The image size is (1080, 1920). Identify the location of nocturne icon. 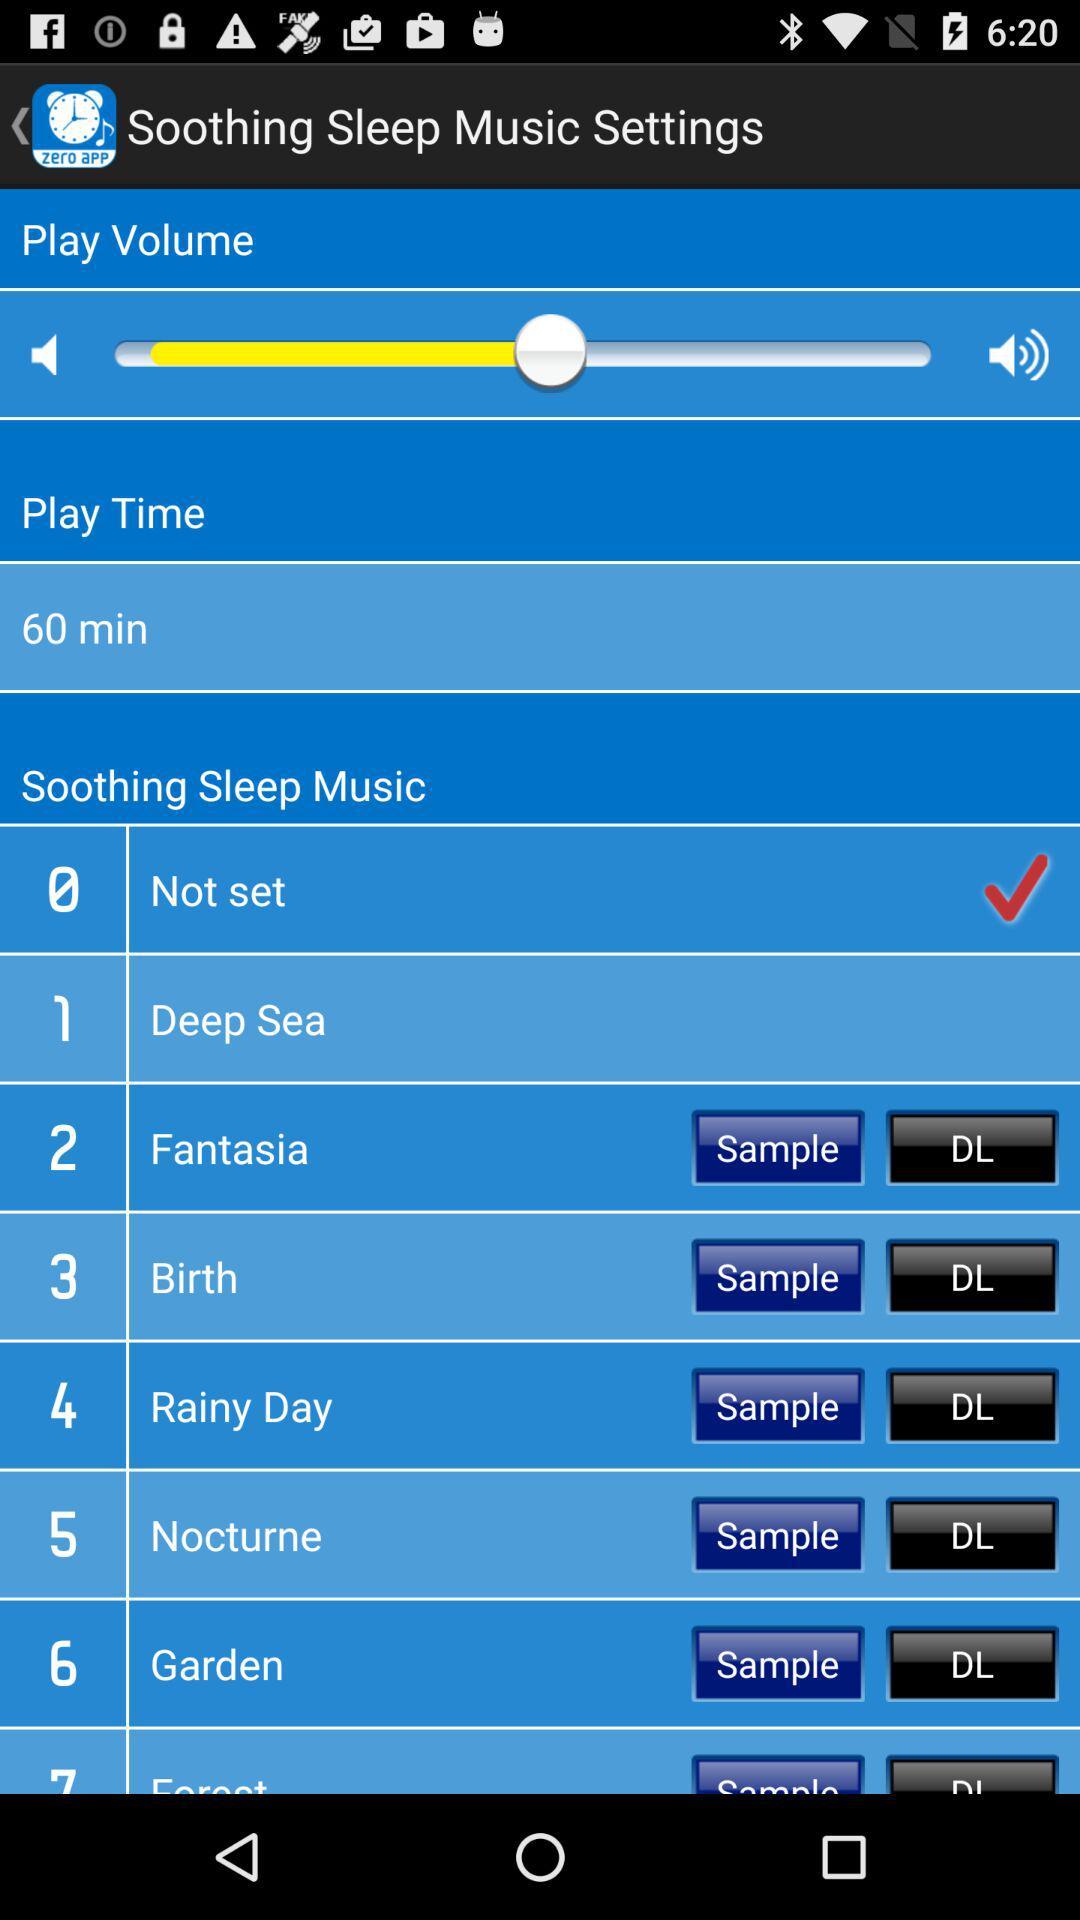
(409, 1533).